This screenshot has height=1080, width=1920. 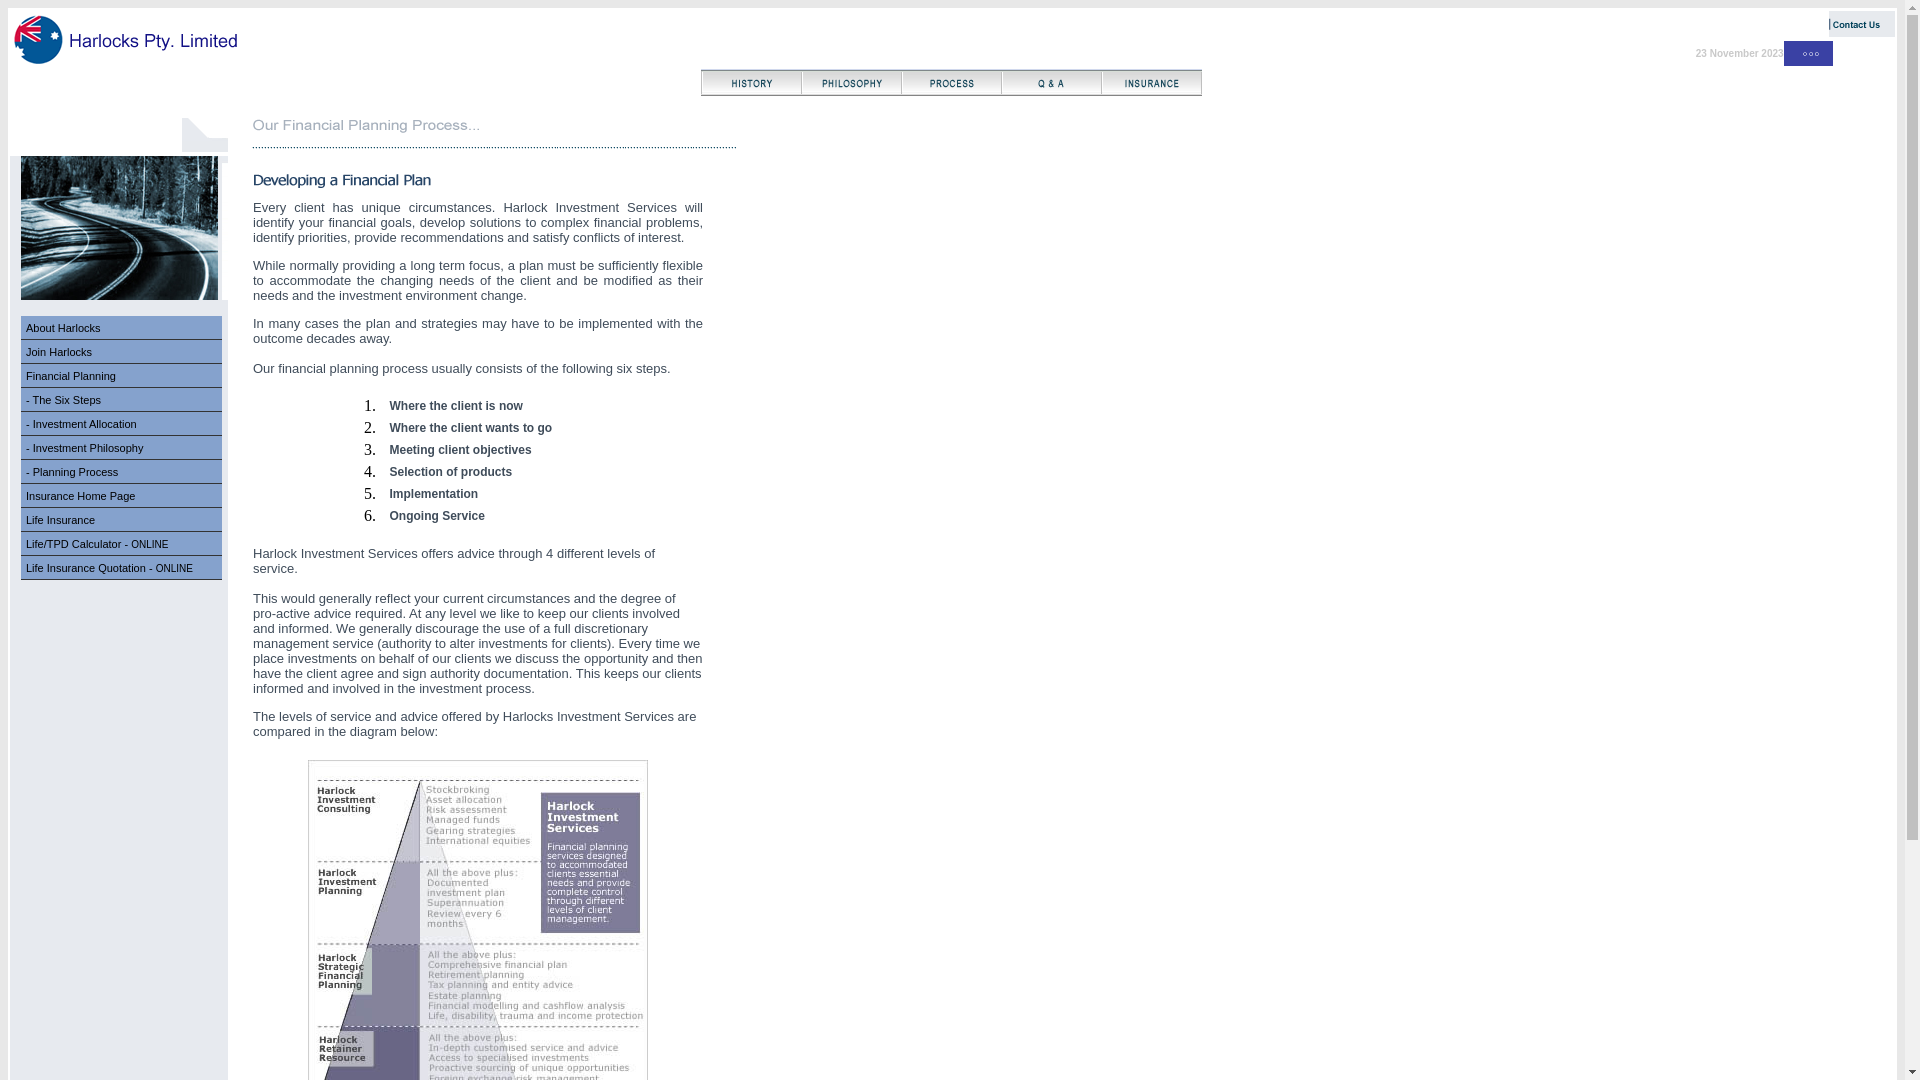 What do you see at coordinates (450, 471) in the screenshot?
I see `'Selection of products'` at bounding box center [450, 471].